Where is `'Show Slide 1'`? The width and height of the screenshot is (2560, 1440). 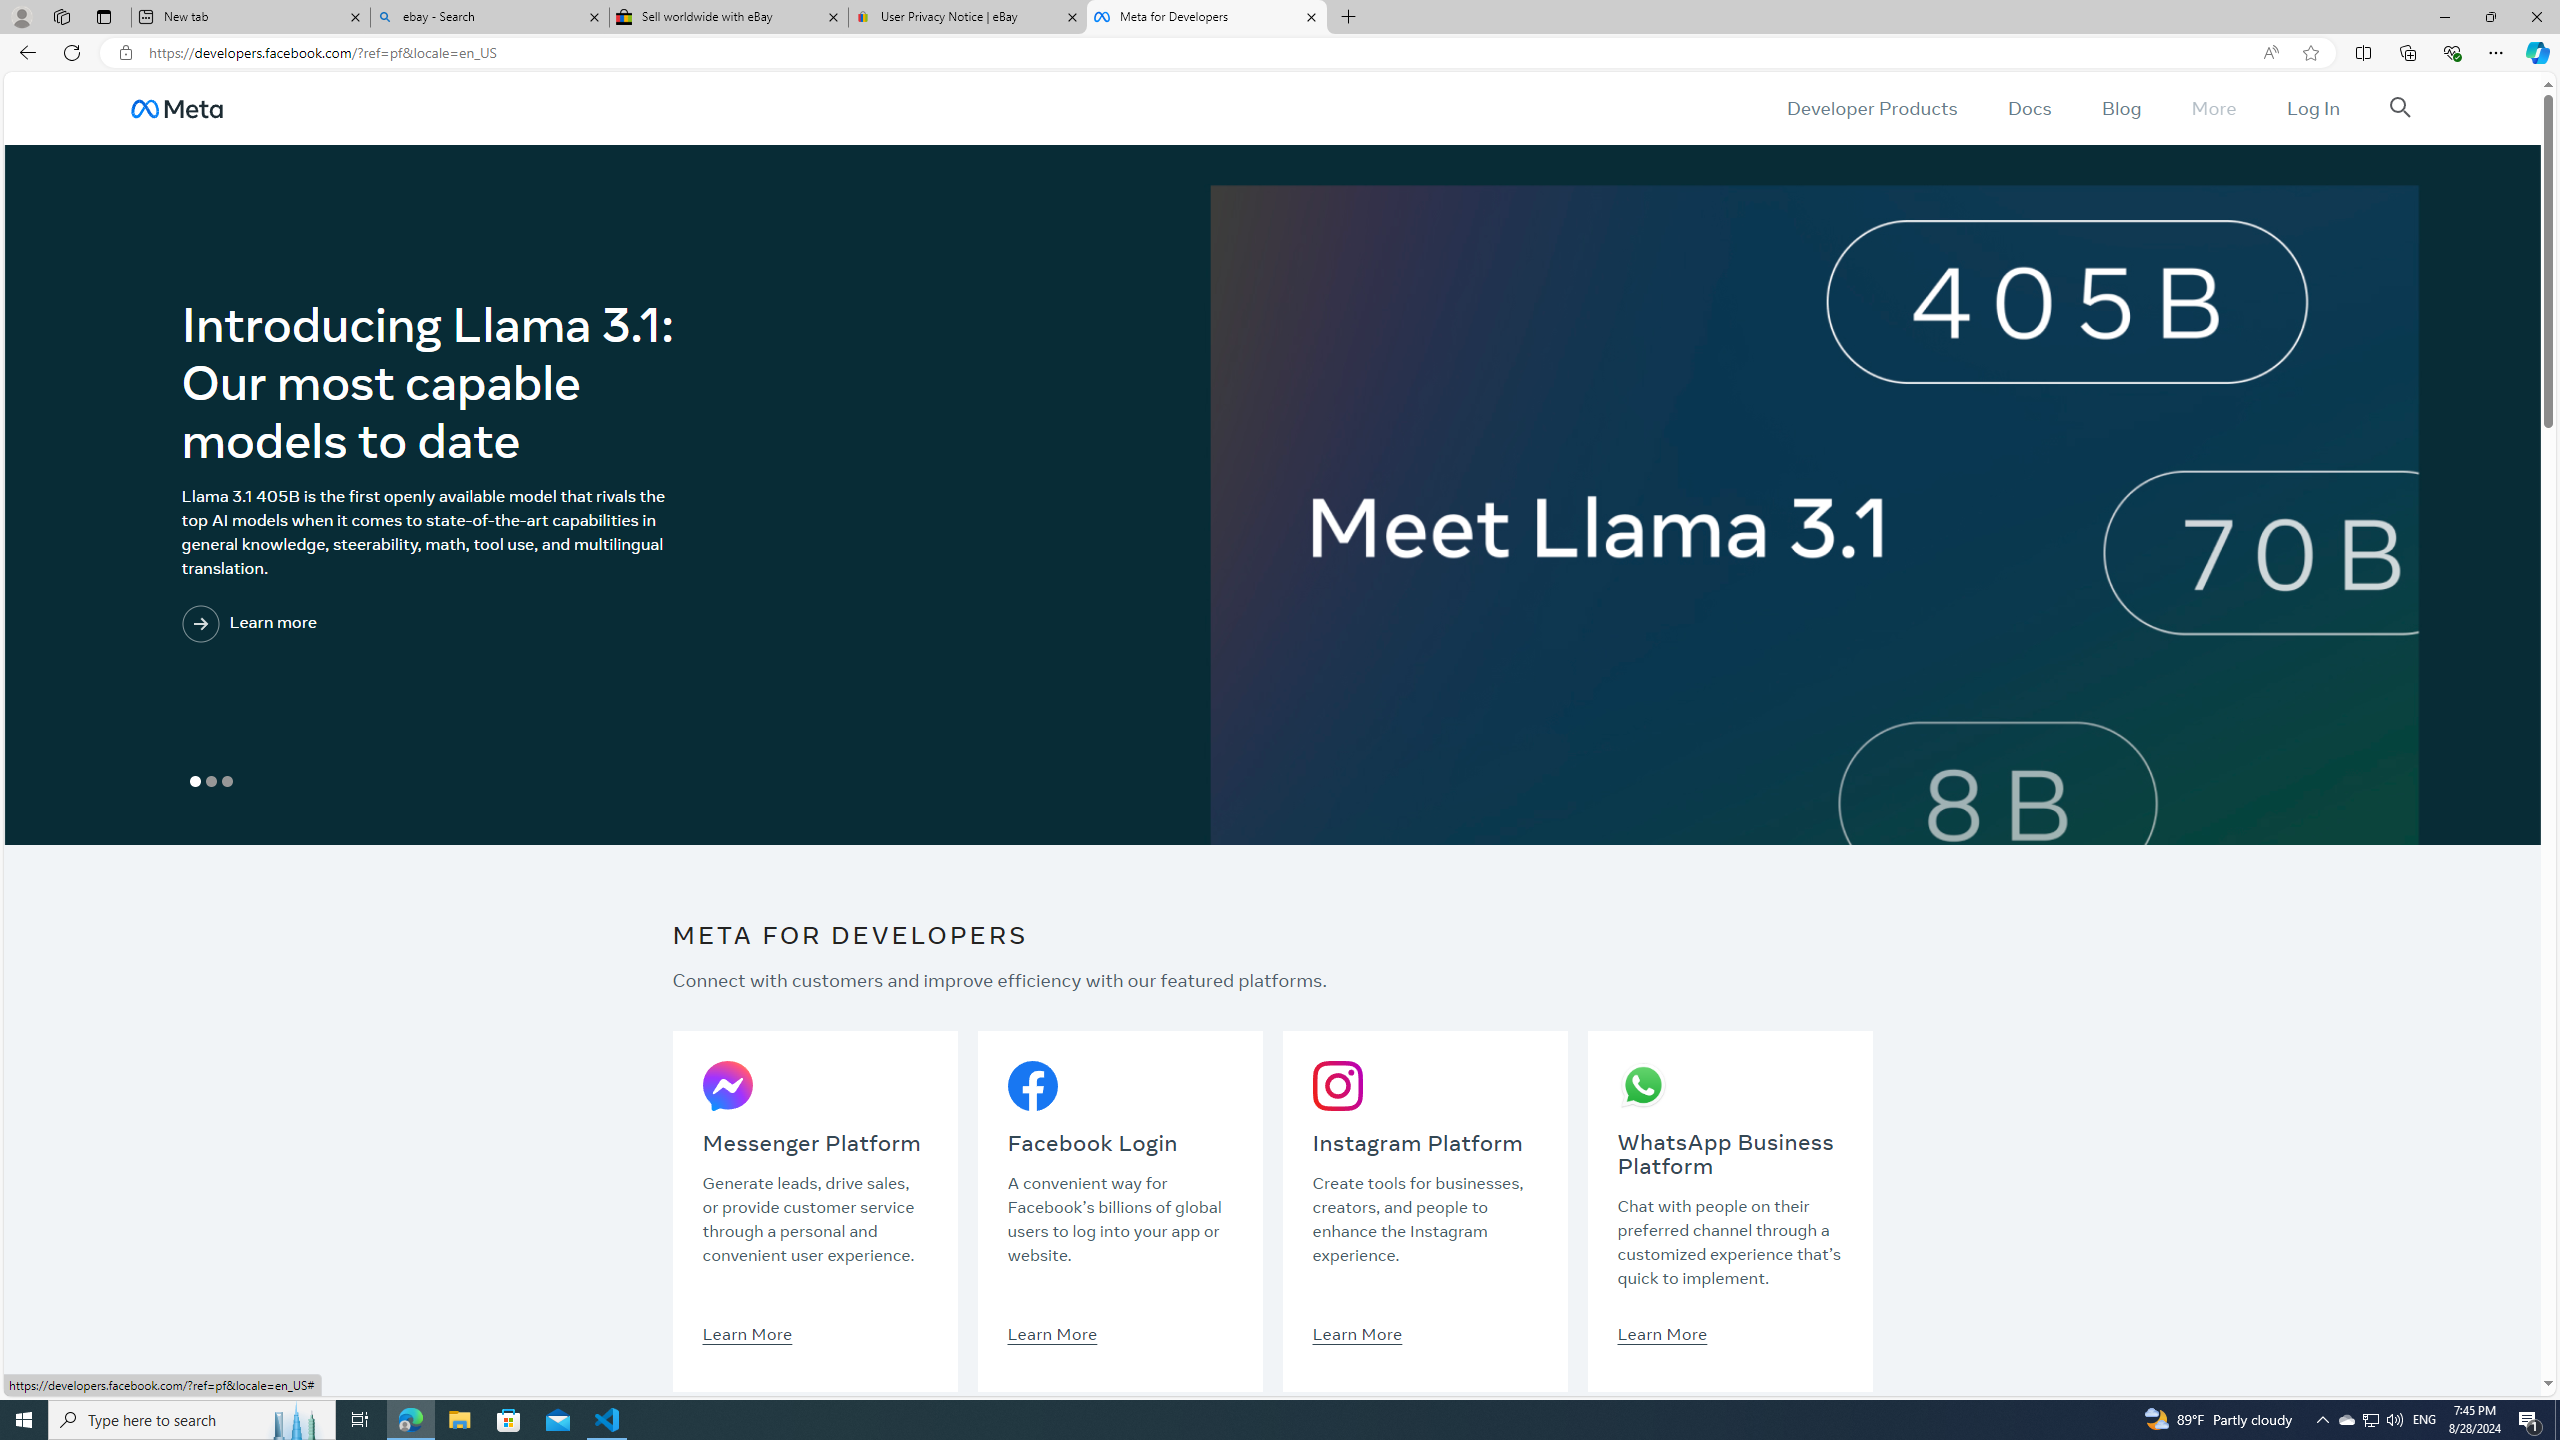
'Show Slide 1' is located at coordinates (195, 781).